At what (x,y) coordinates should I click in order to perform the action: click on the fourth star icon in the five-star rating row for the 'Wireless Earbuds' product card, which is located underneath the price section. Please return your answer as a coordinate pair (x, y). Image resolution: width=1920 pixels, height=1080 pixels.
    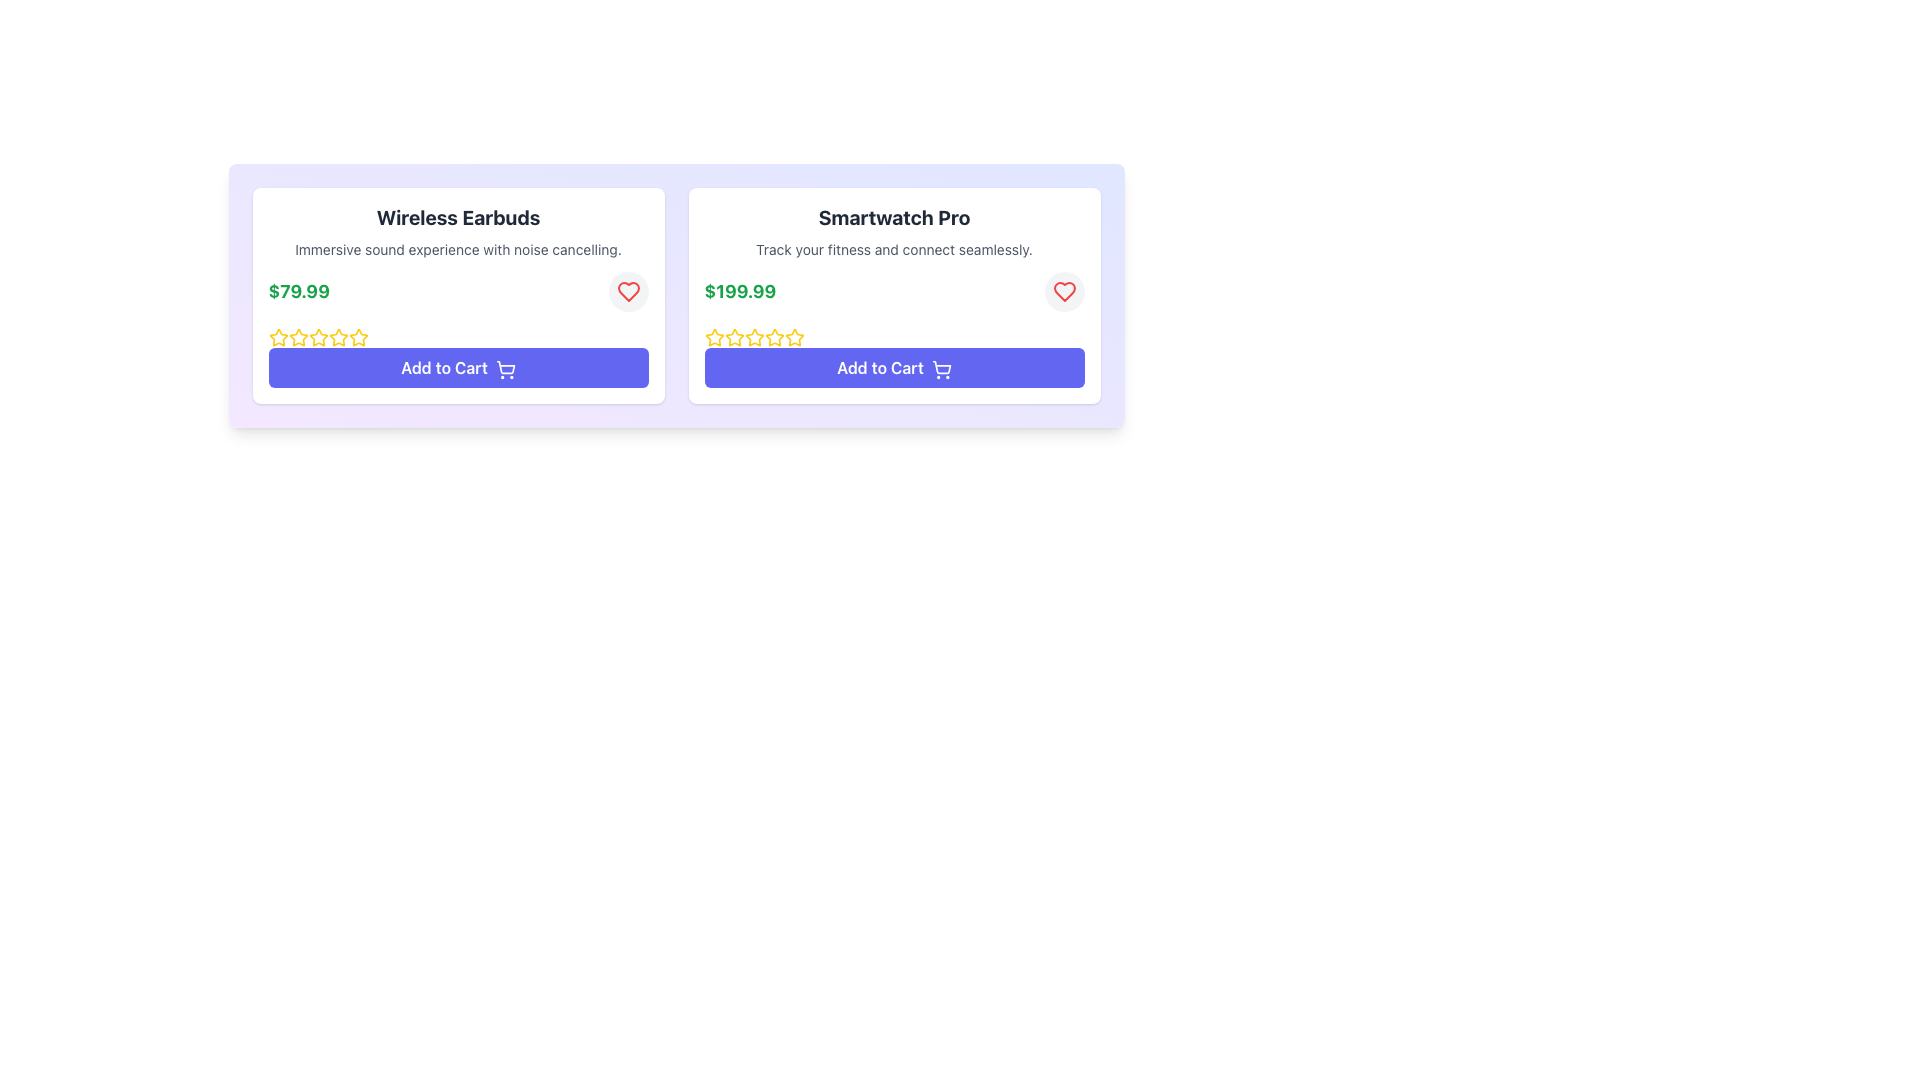
    Looking at the image, I should click on (358, 336).